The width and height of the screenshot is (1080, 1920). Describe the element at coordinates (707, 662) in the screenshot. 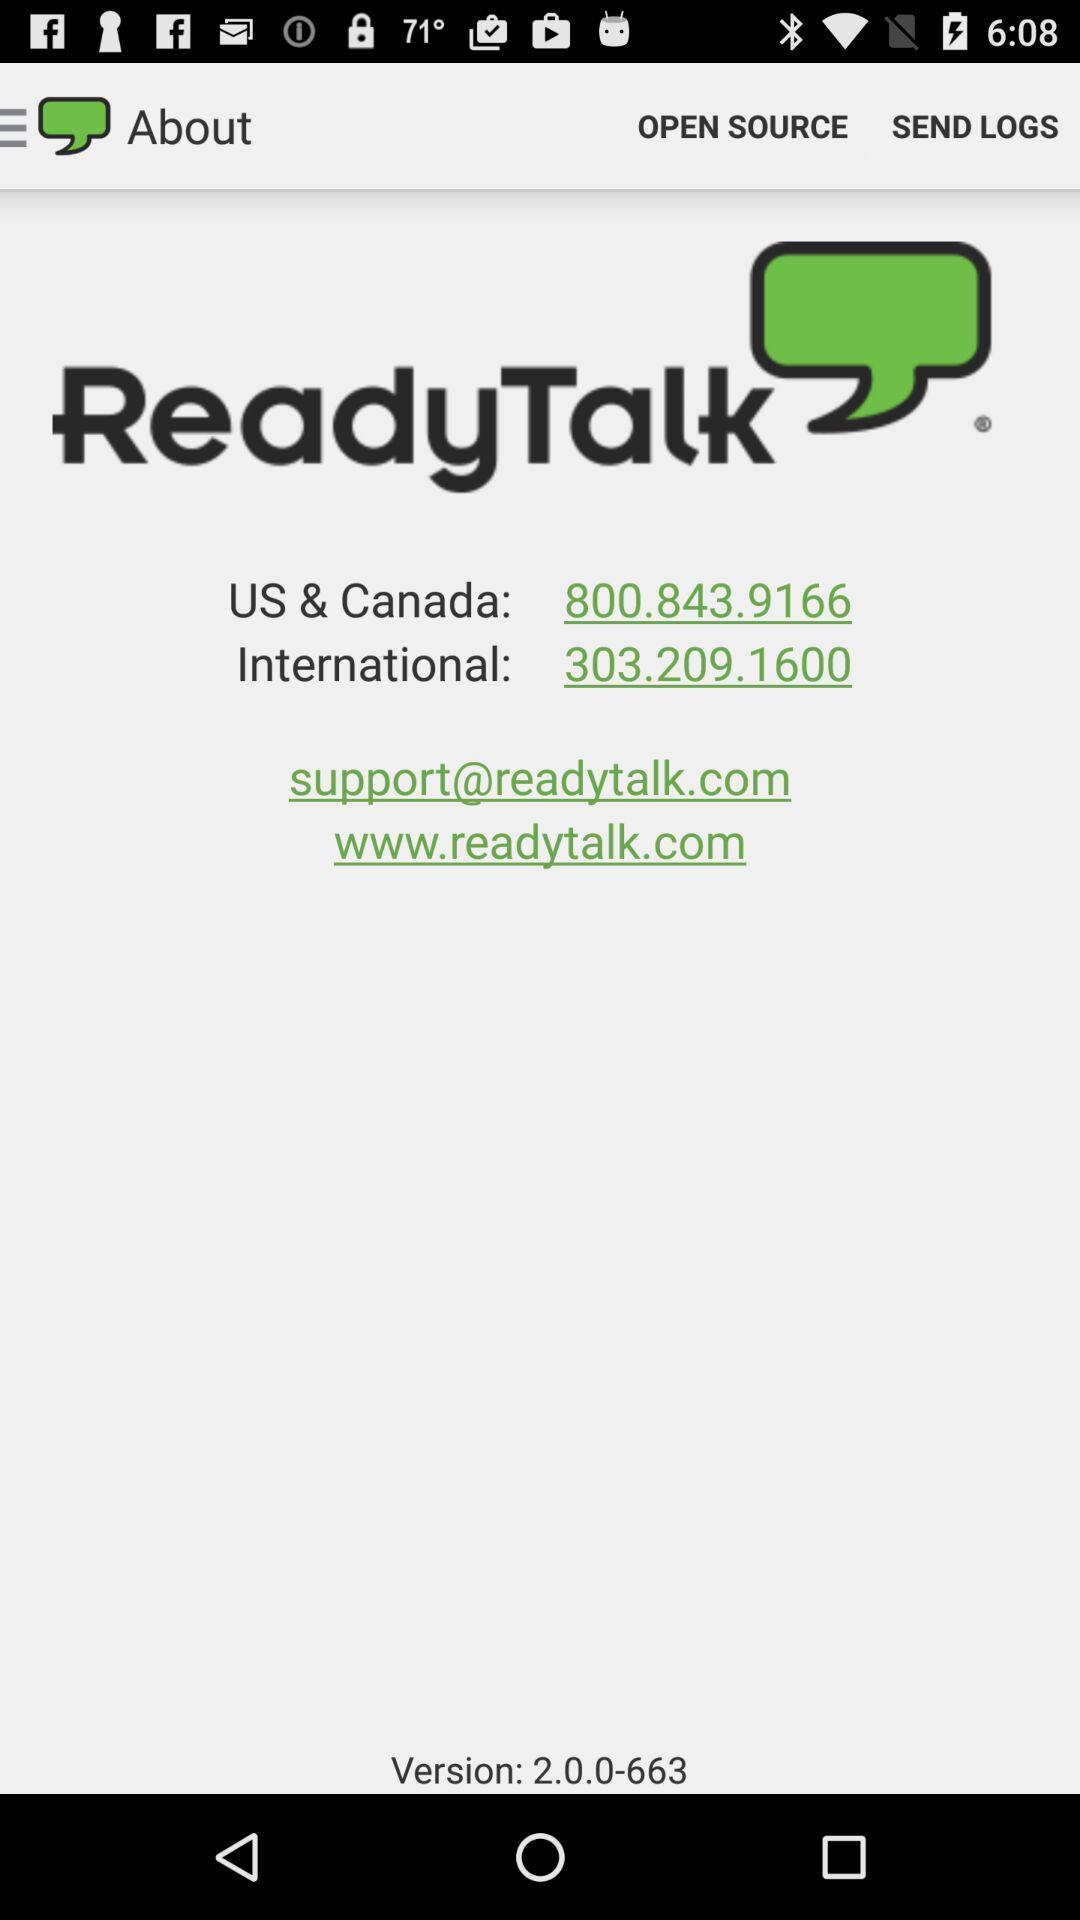

I see `the app above support@readytalk.com icon` at that location.